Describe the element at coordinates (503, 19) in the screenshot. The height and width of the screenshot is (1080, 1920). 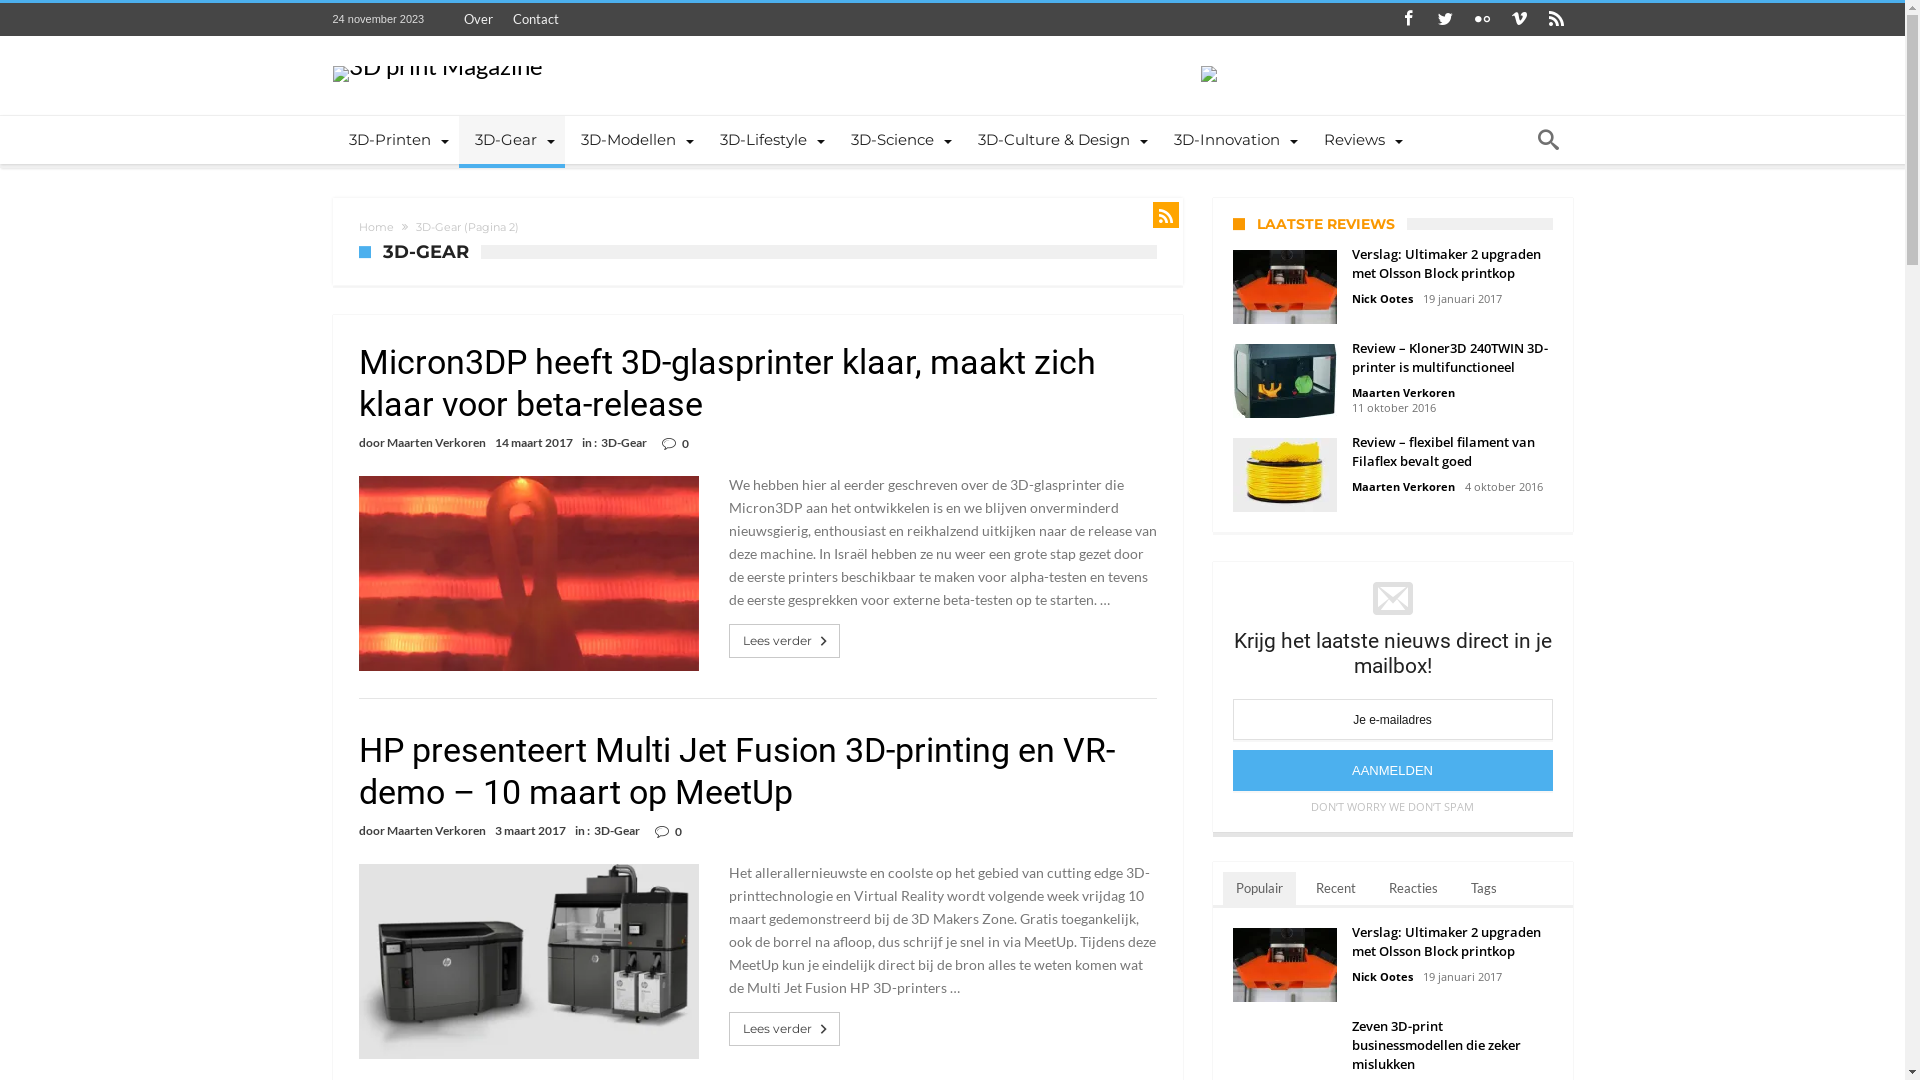
I see `'Contact'` at that location.